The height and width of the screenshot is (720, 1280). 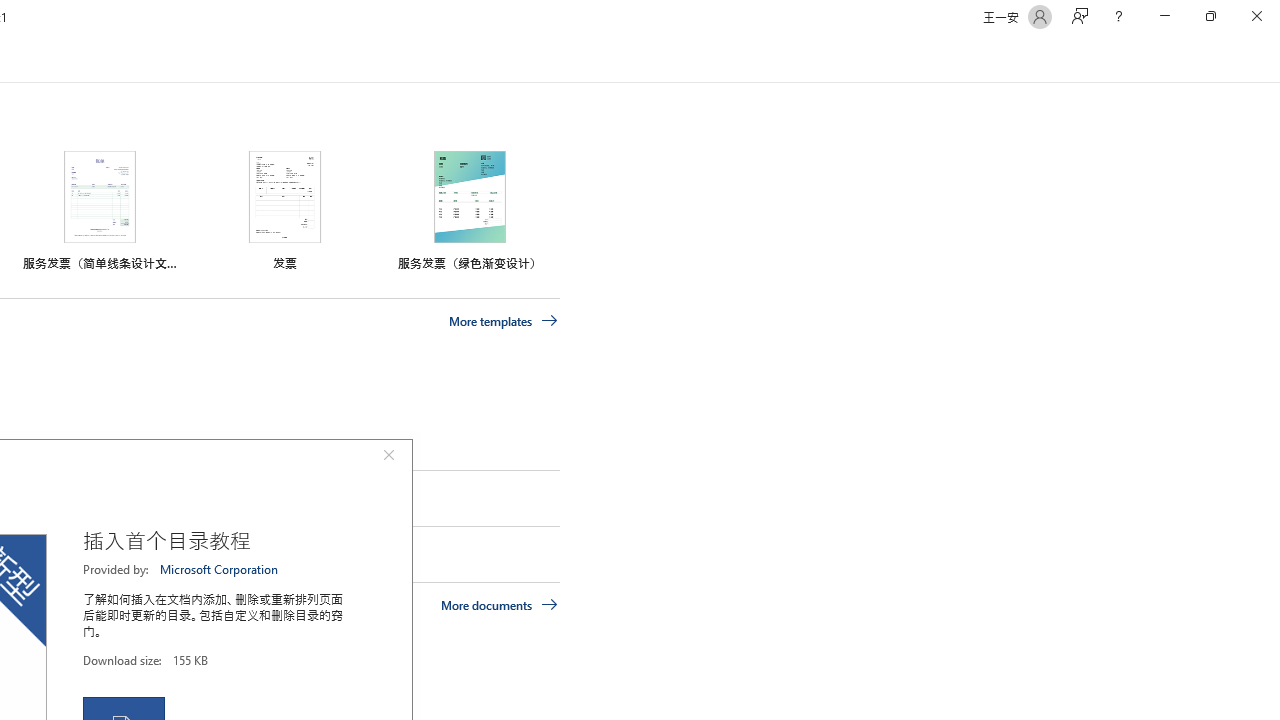 What do you see at coordinates (220, 569) in the screenshot?
I see `'Microsoft Corporation'` at bounding box center [220, 569].